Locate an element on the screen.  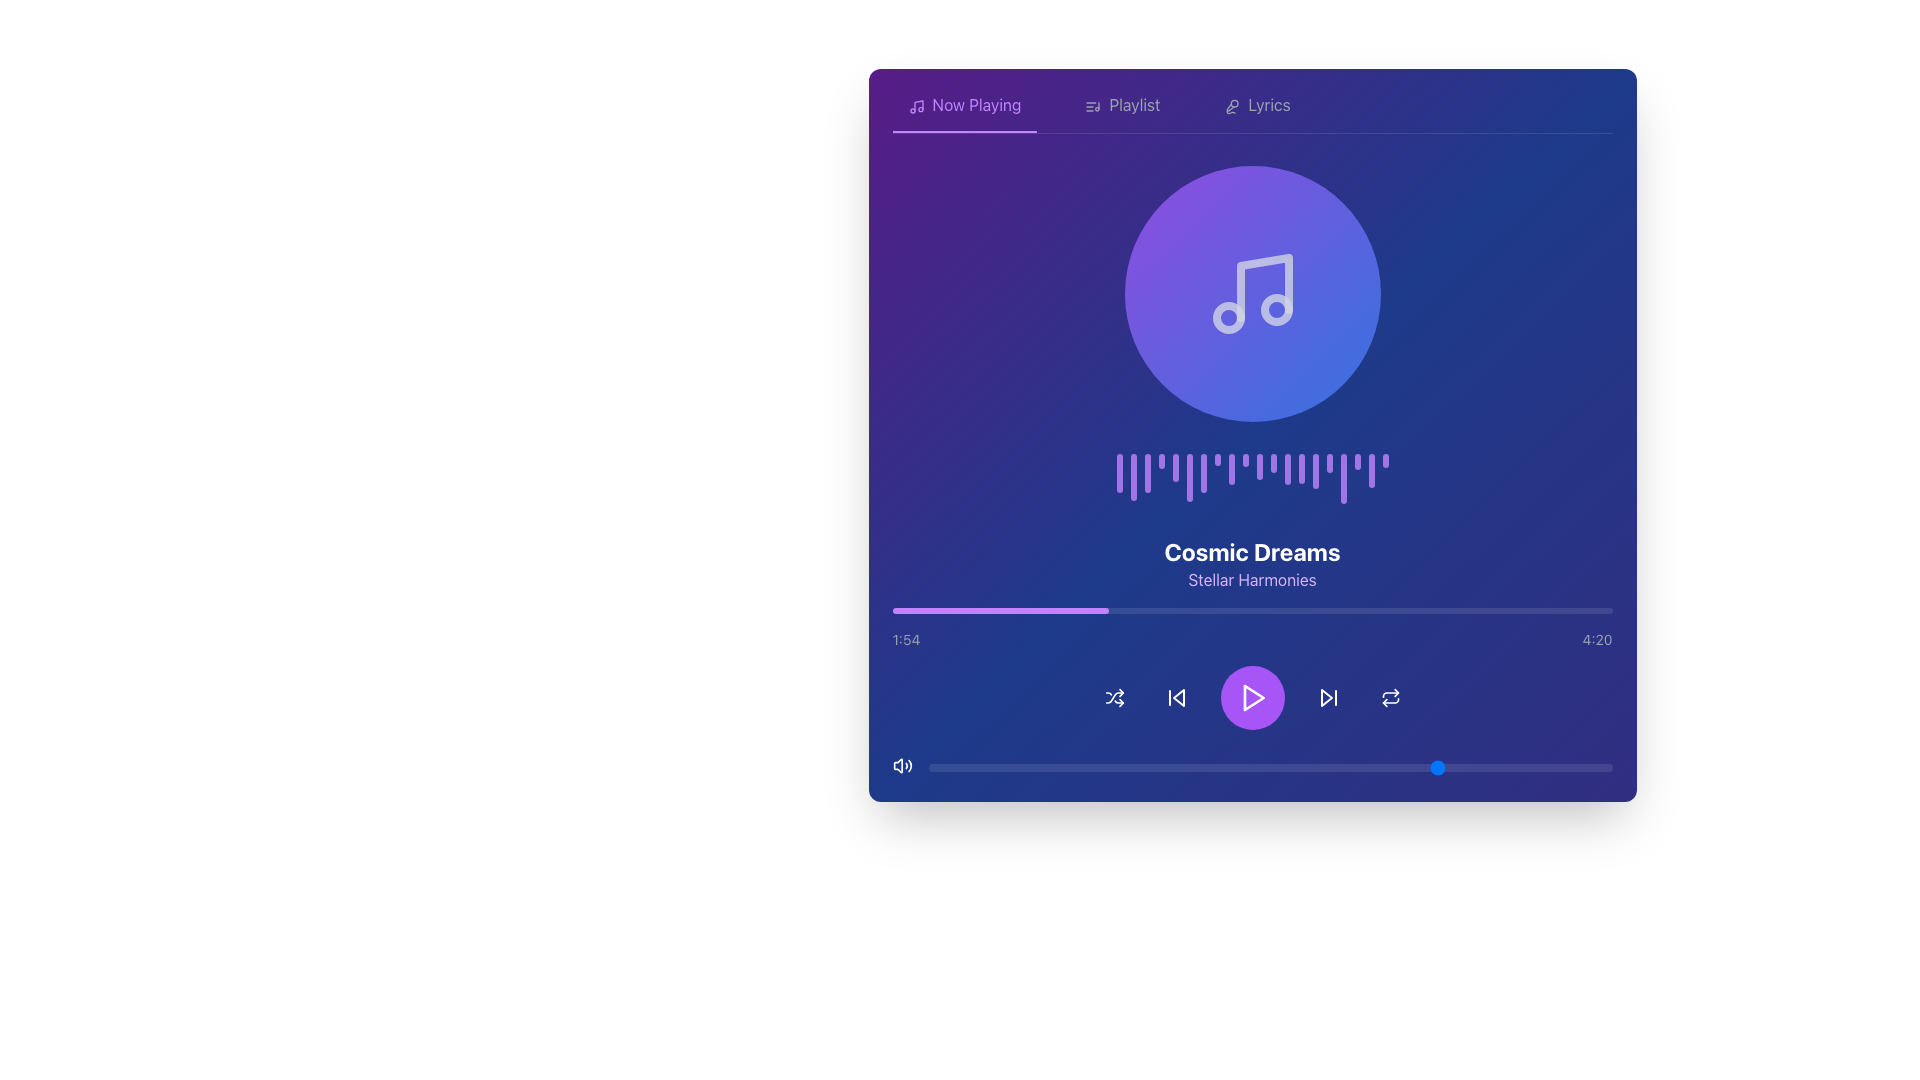
the menu tab button for navigating to the playlist section of the application to observe the hover effect is located at coordinates (1123, 112).